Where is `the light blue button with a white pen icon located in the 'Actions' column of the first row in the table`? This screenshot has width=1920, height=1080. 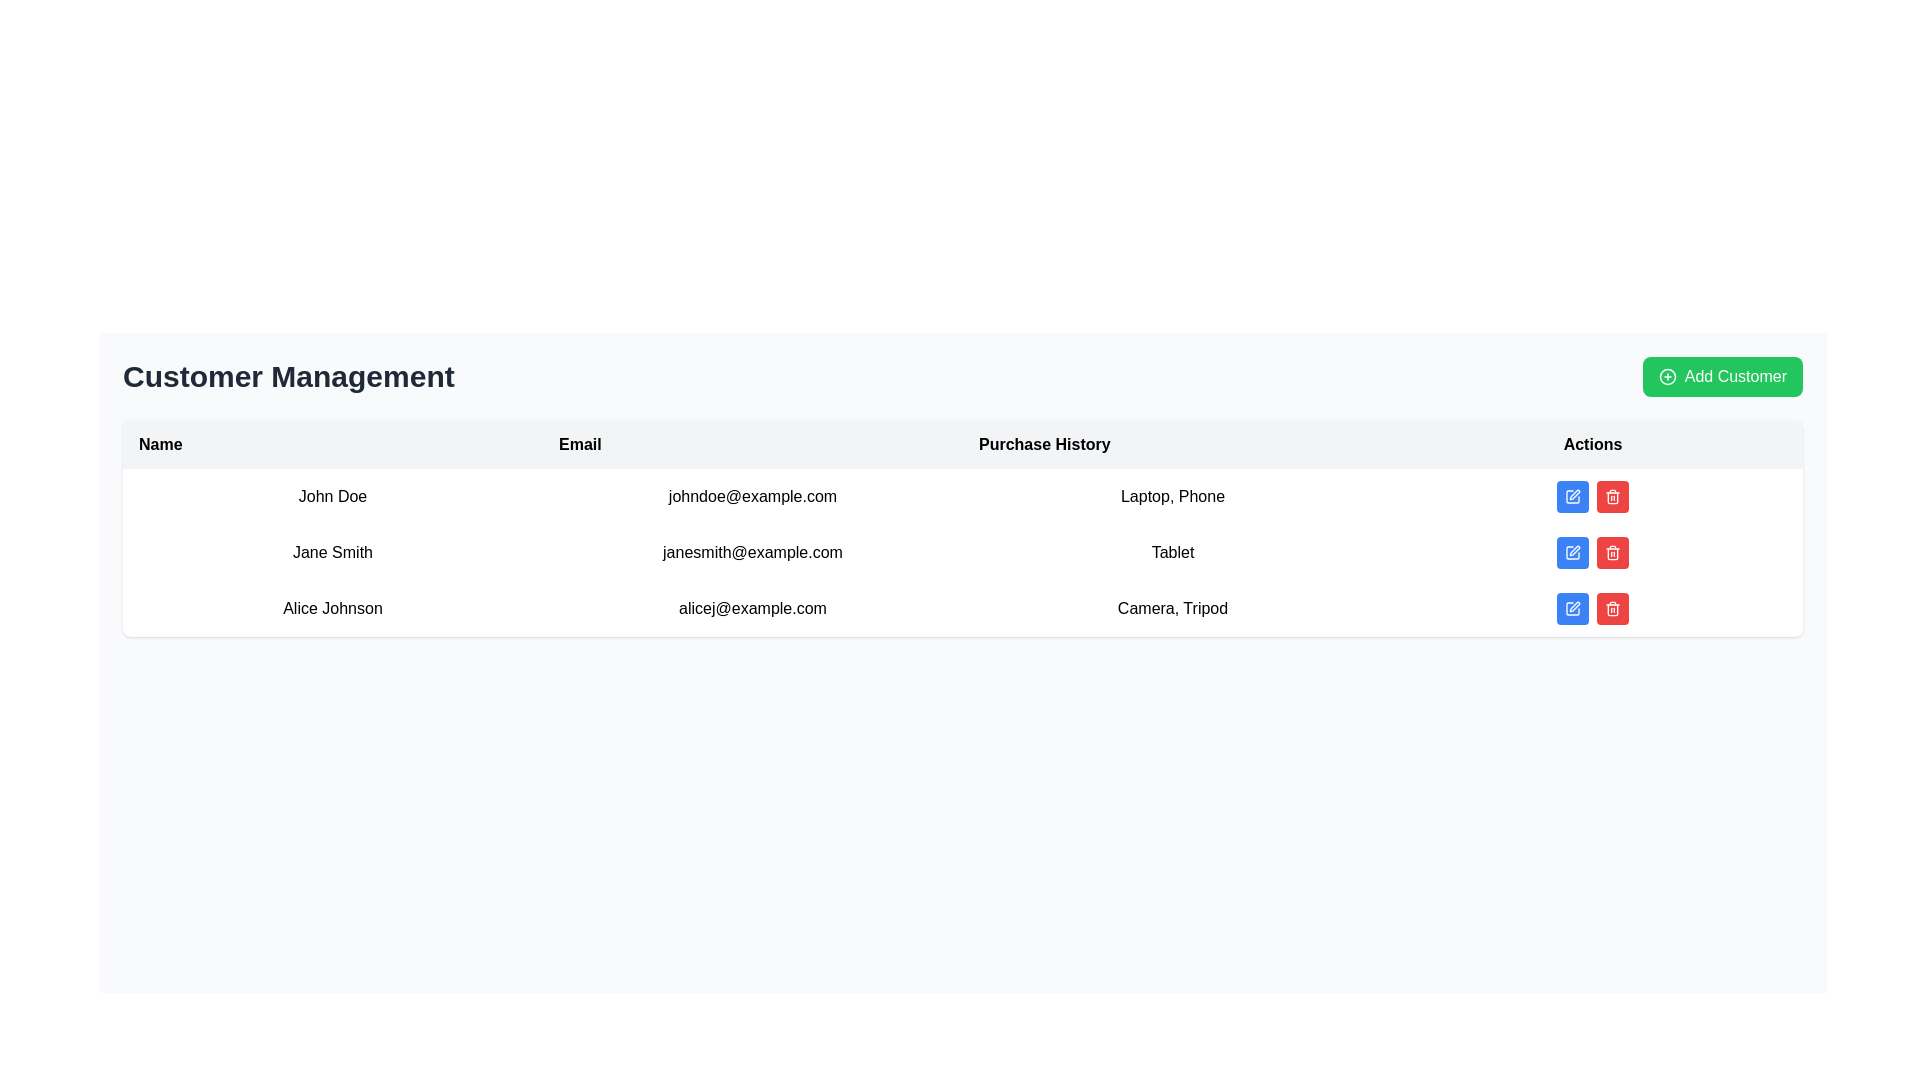 the light blue button with a white pen icon located in the 'Actions' column of the first row in the table is located at coordinates (1572, 496).